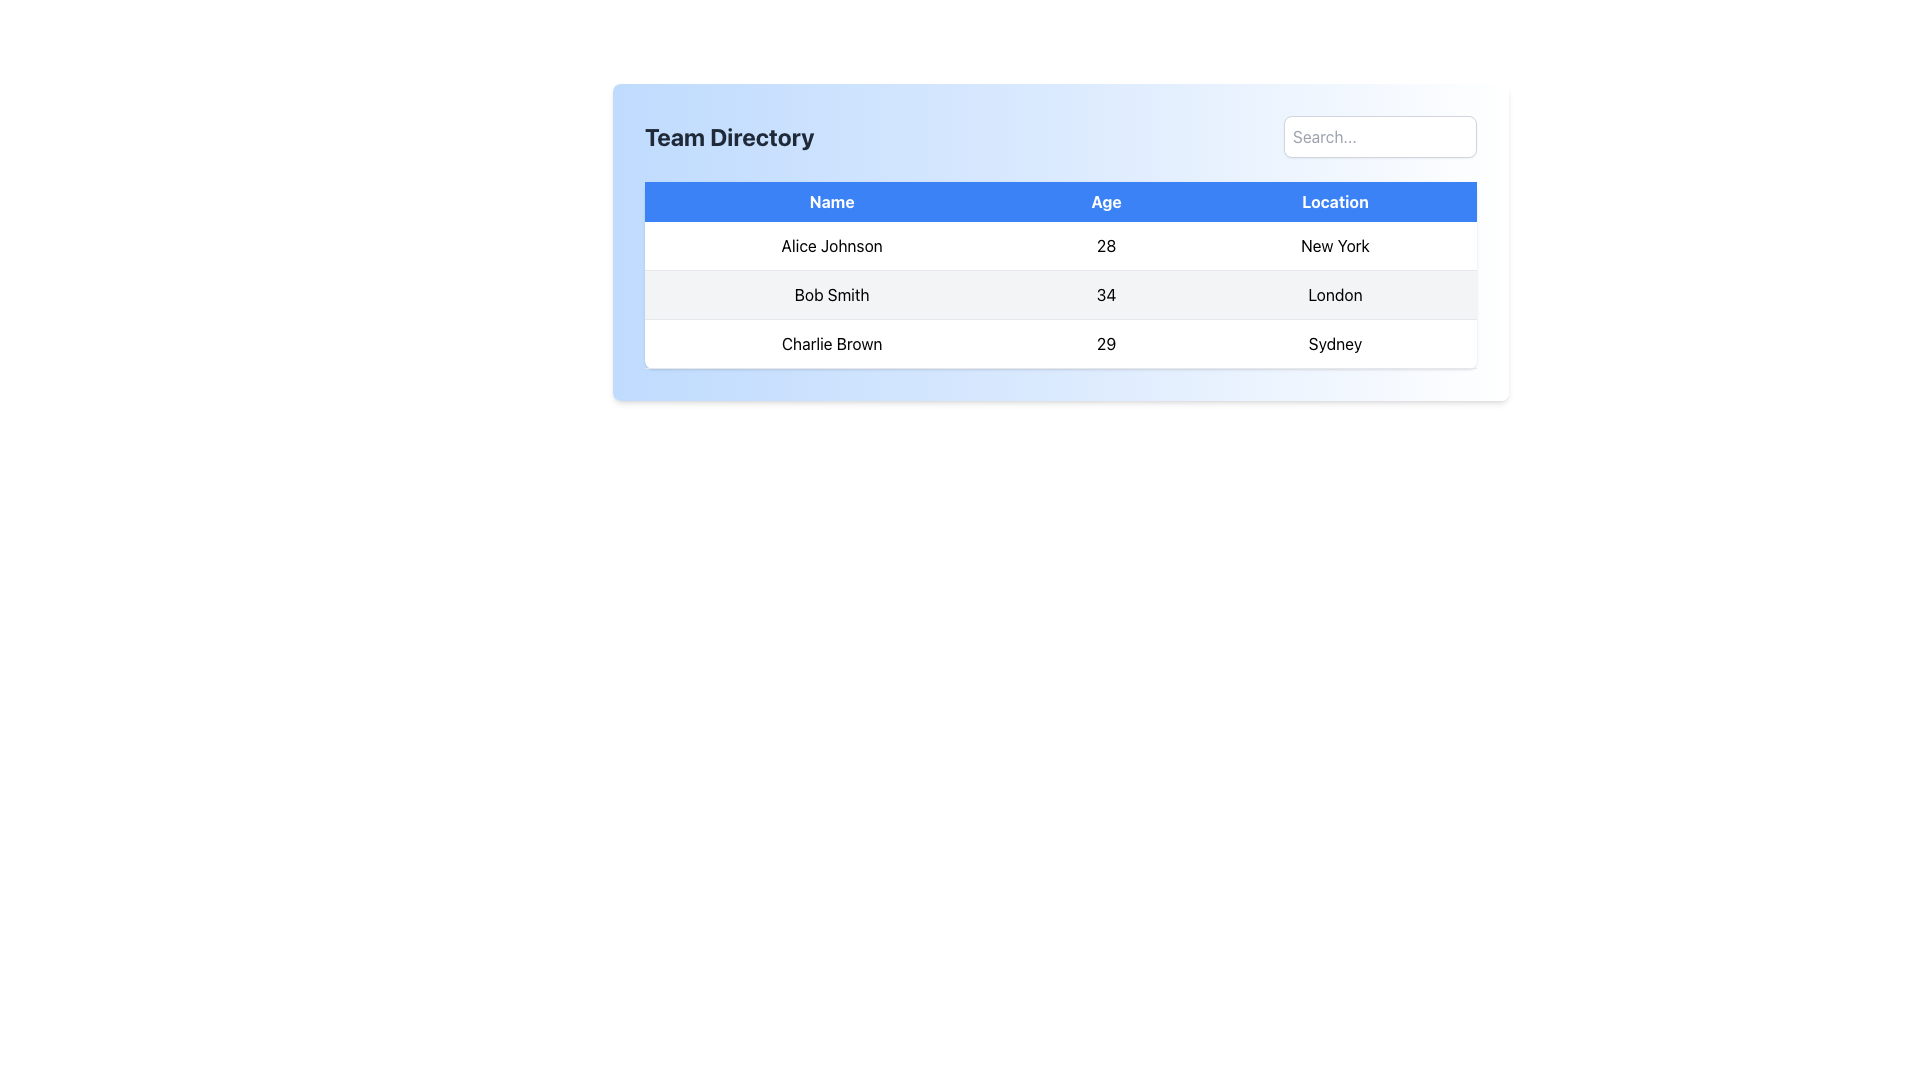 This screenshot has height=1080, width=1920. I want to click on the Table Header Cell for the 'Age' column, which is the second column in the header row of the table, so click(1105, 201).